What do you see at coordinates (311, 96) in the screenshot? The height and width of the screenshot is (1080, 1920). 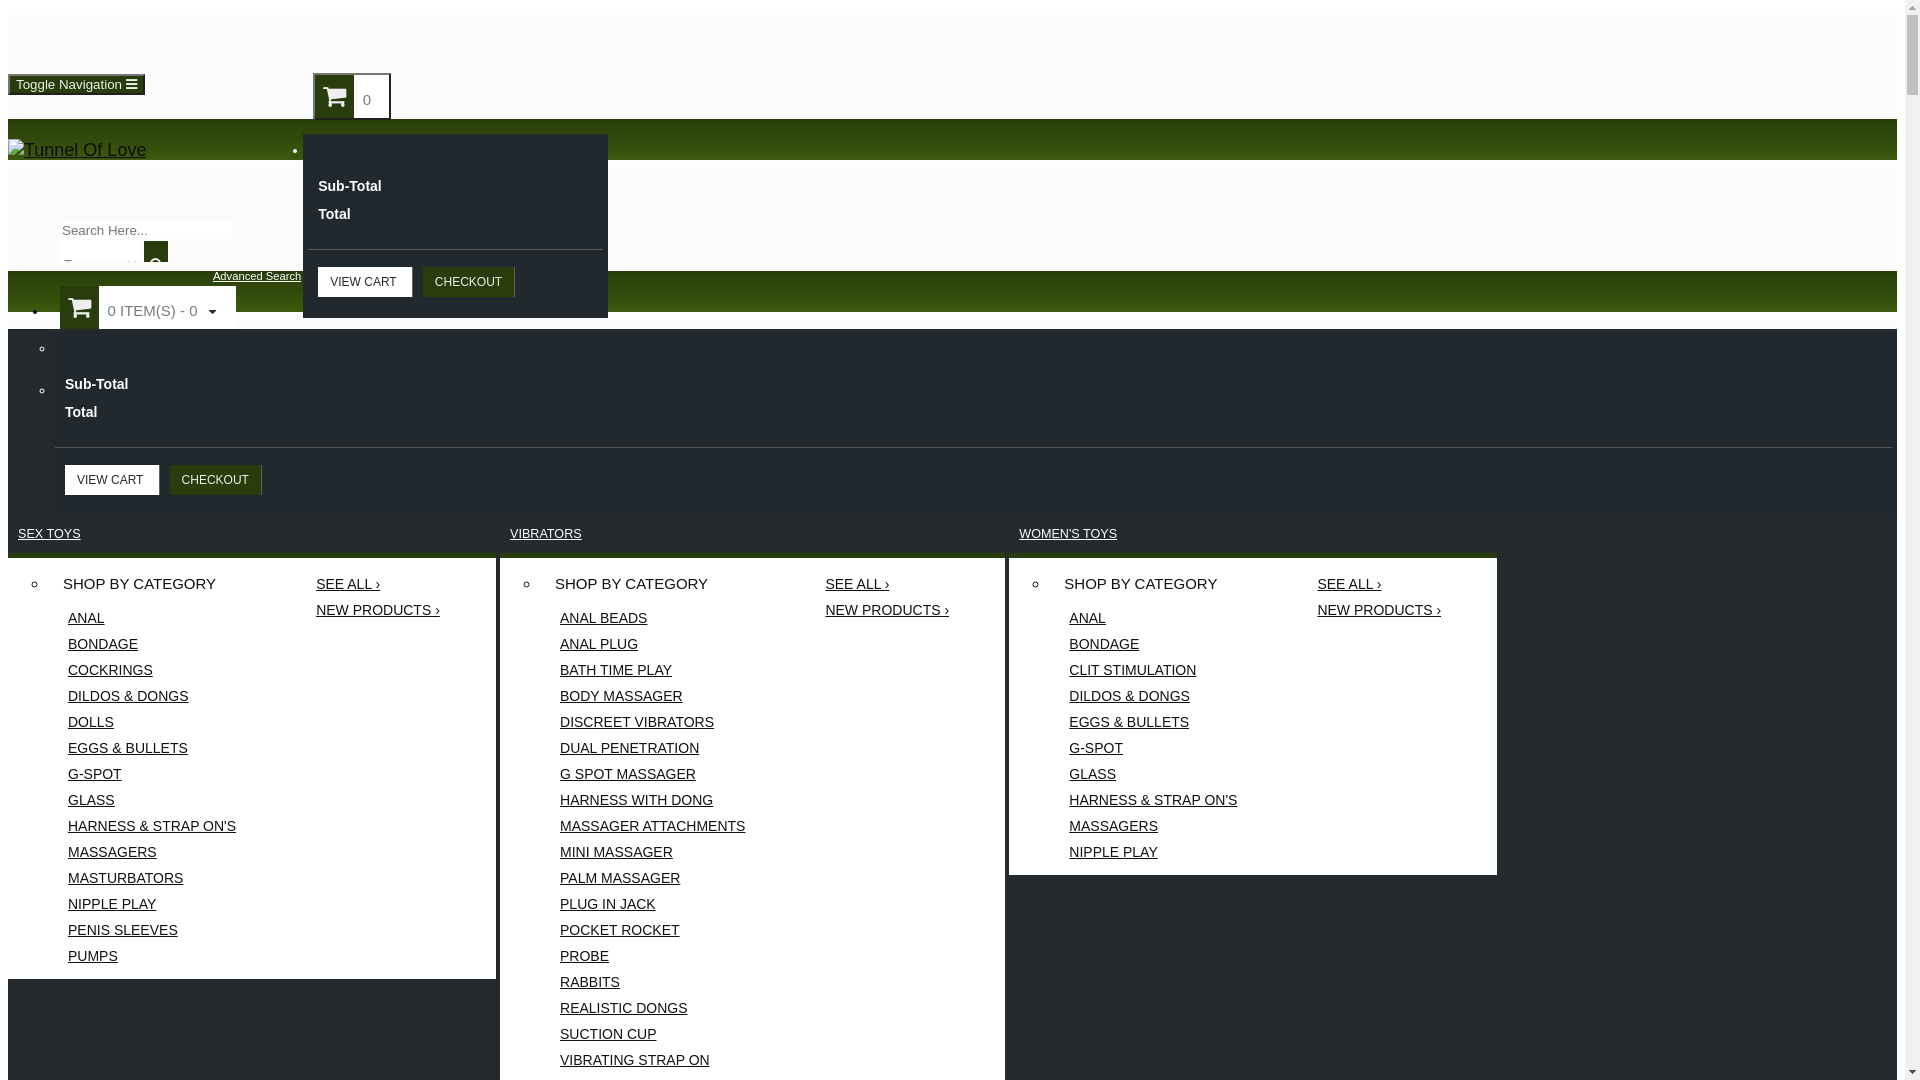 I see `'0'` at bounding box center [311, 96].